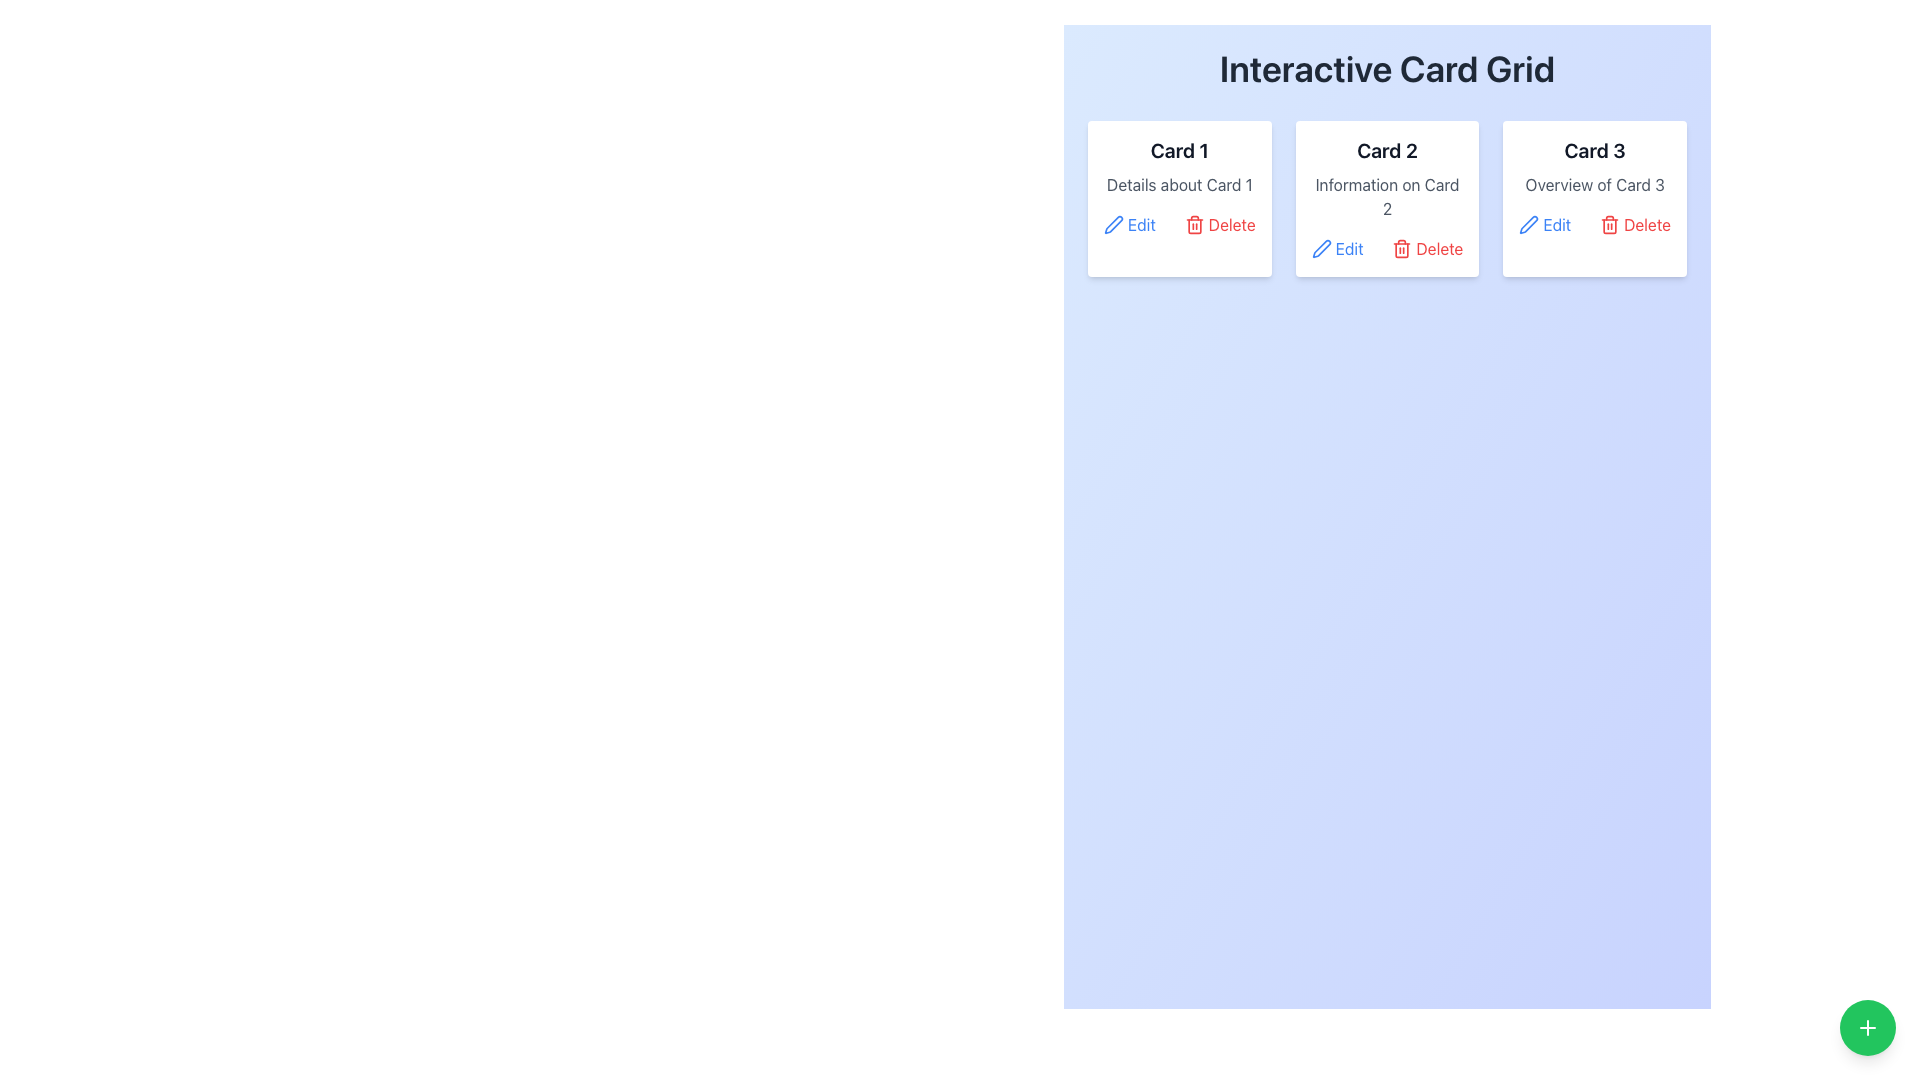  Describe the element at coordinates (1179, 185) in the screenshot. I see `the descriptive text label located within 'Card 1', positioned below the main title and above the 'Edit' and 'Delete' buttons` at that location.